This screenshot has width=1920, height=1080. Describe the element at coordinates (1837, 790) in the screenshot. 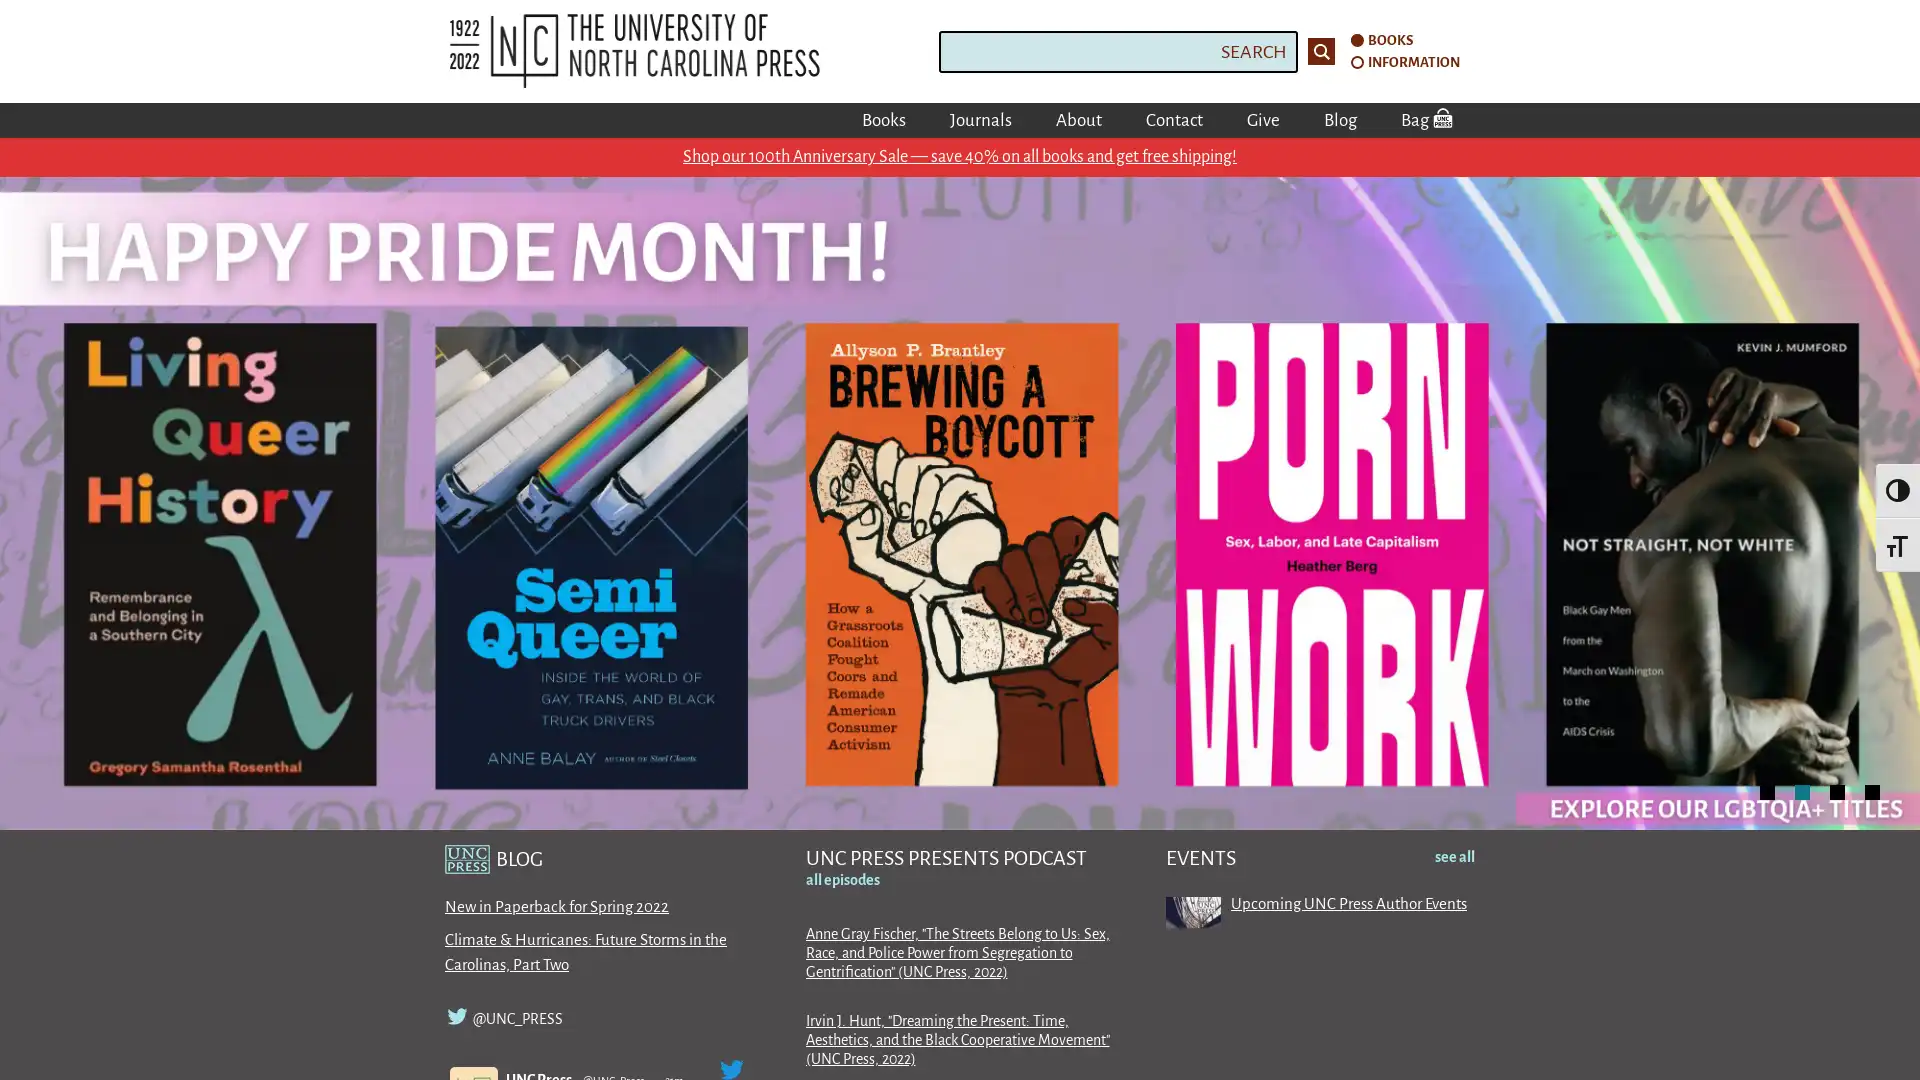

I see `3` at that location.